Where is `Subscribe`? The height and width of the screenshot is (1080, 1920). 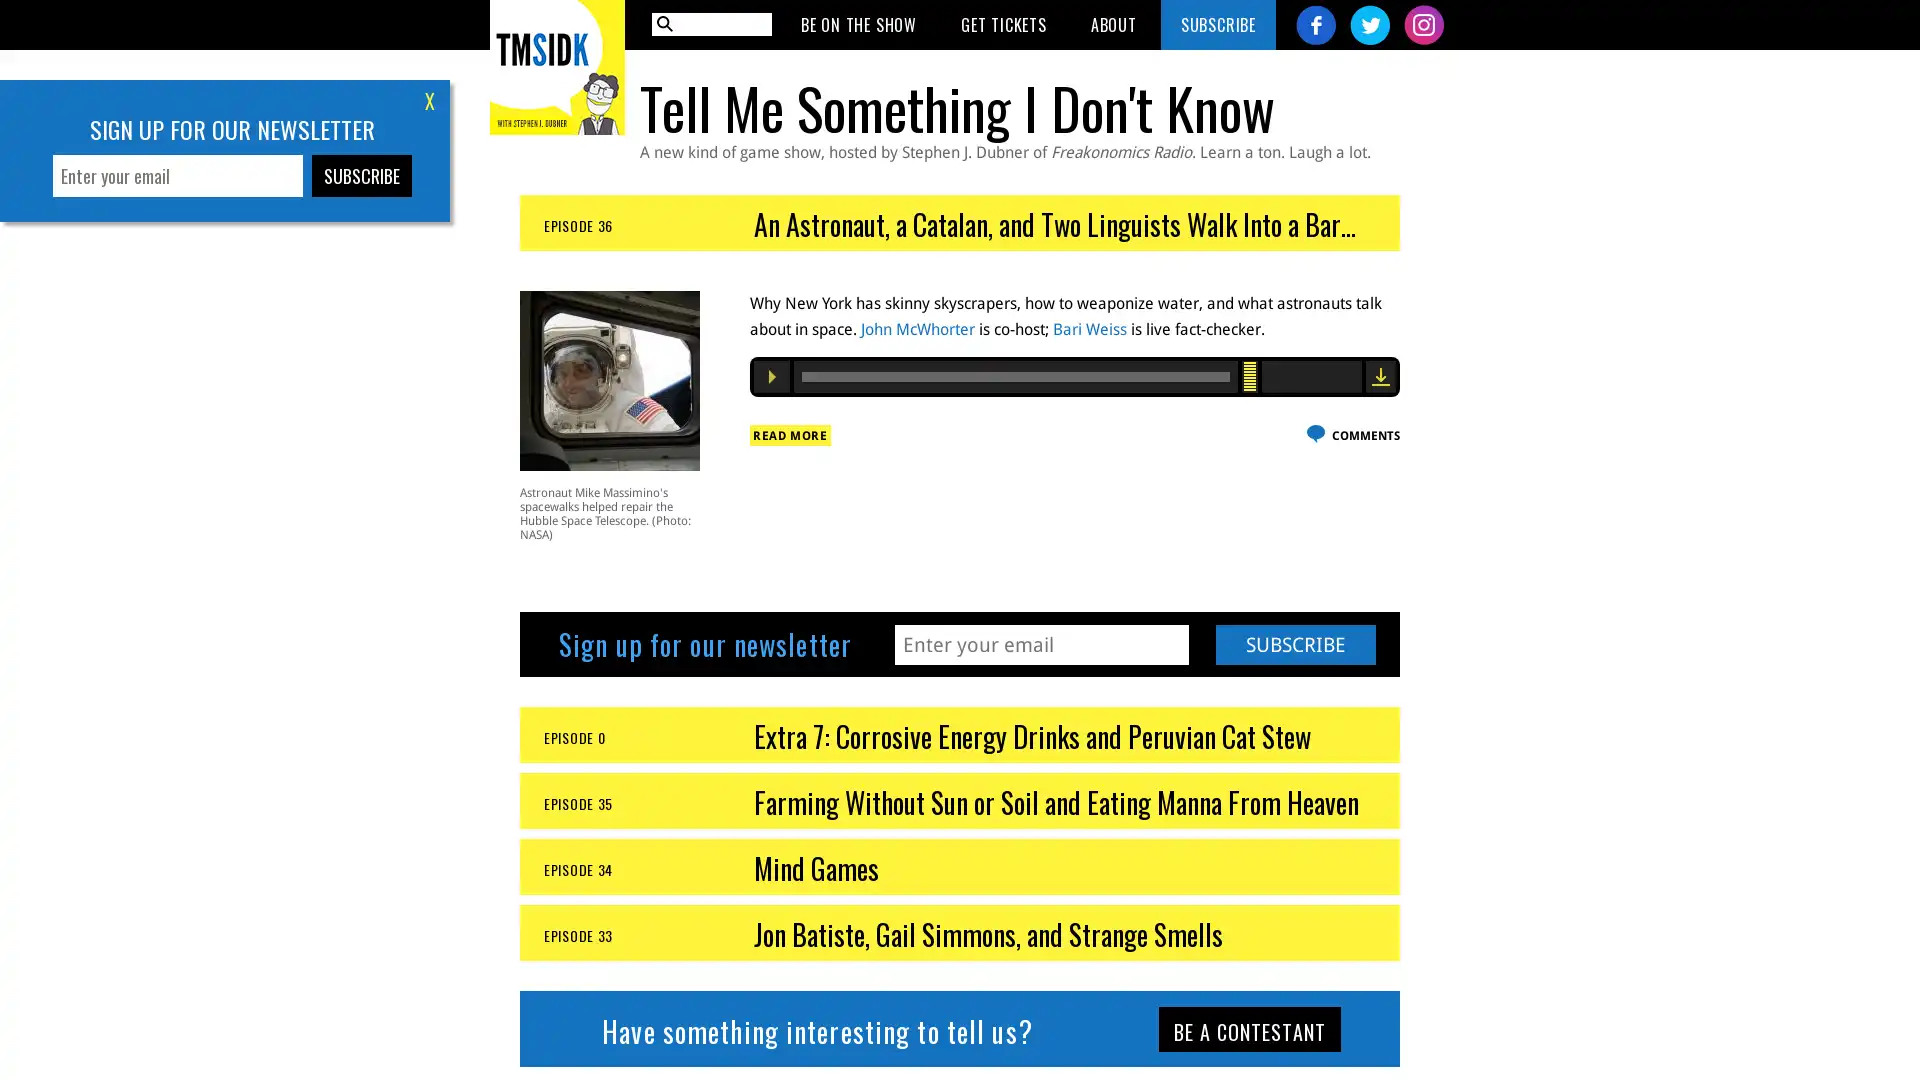
Subscribe is located at coordinates (1296, 644).